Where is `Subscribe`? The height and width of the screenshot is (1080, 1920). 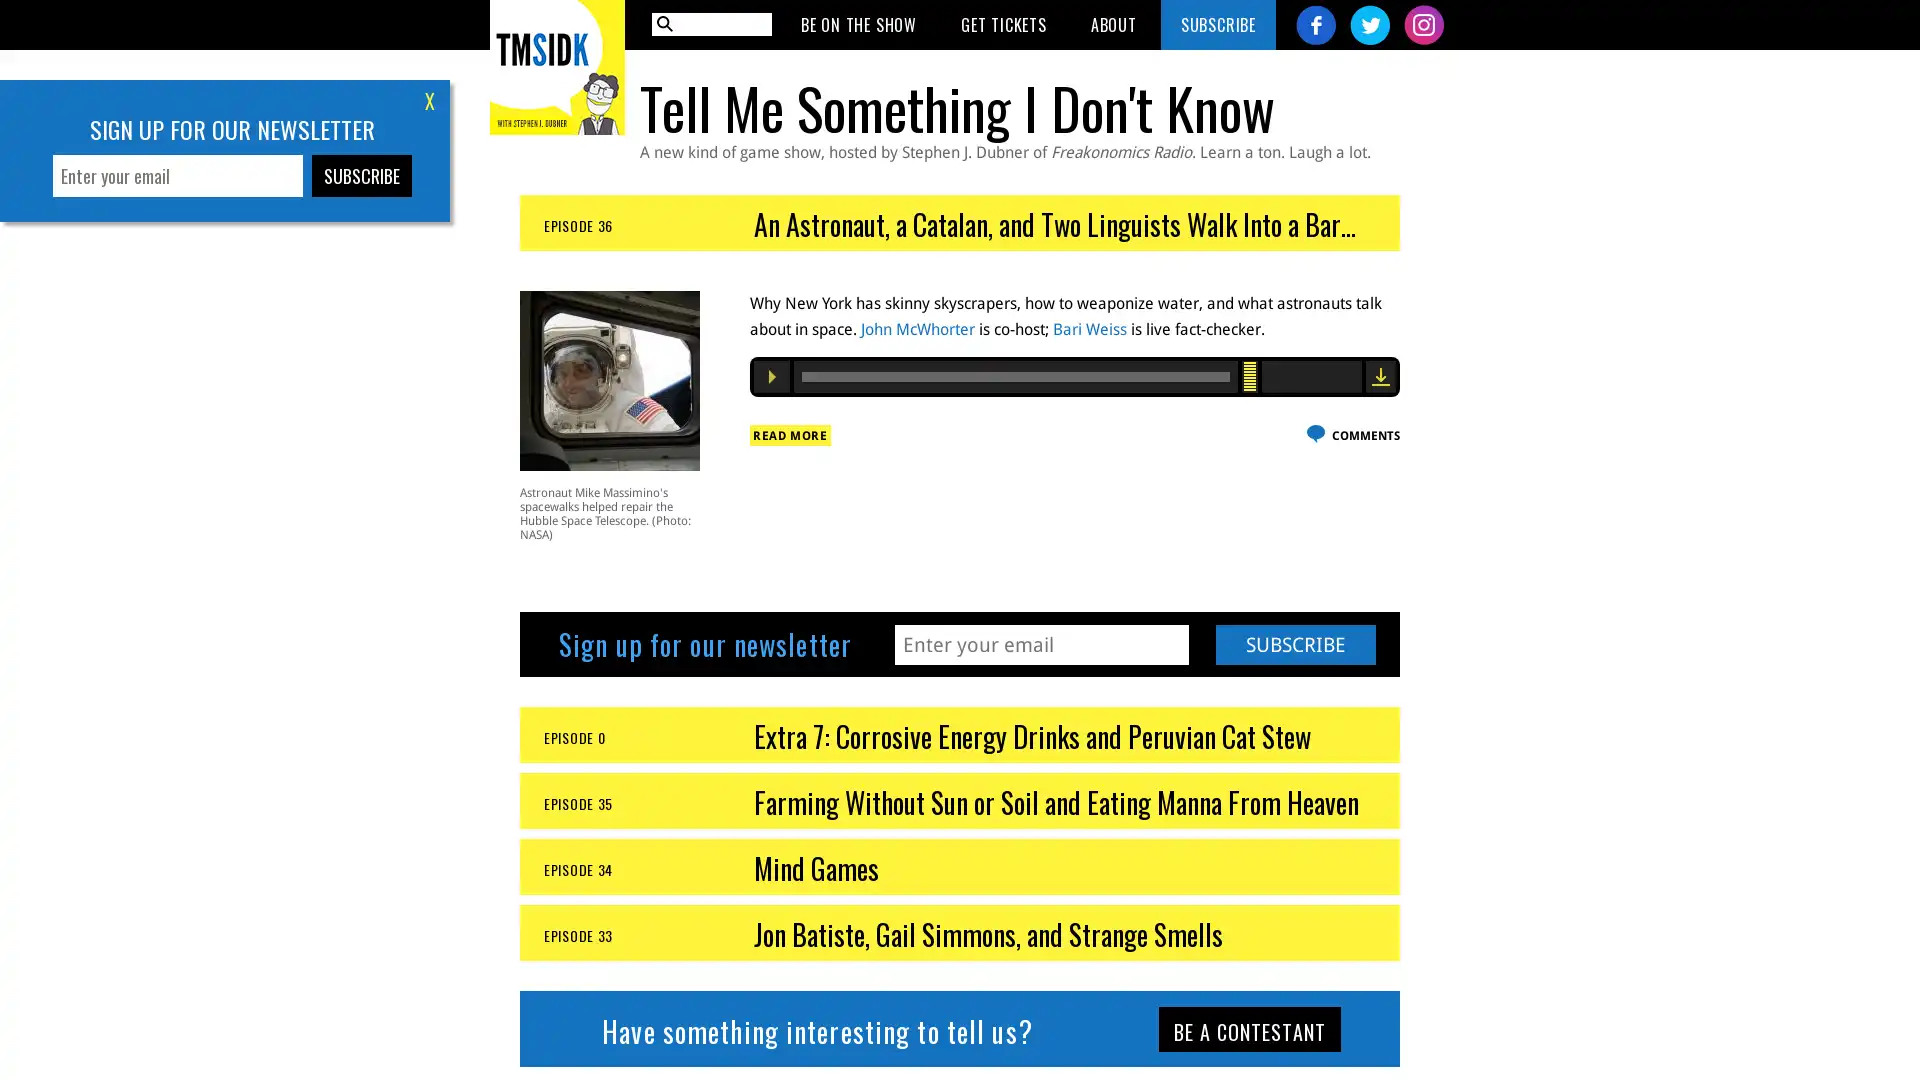
Subscribe is located at coordinates (1296, 644).